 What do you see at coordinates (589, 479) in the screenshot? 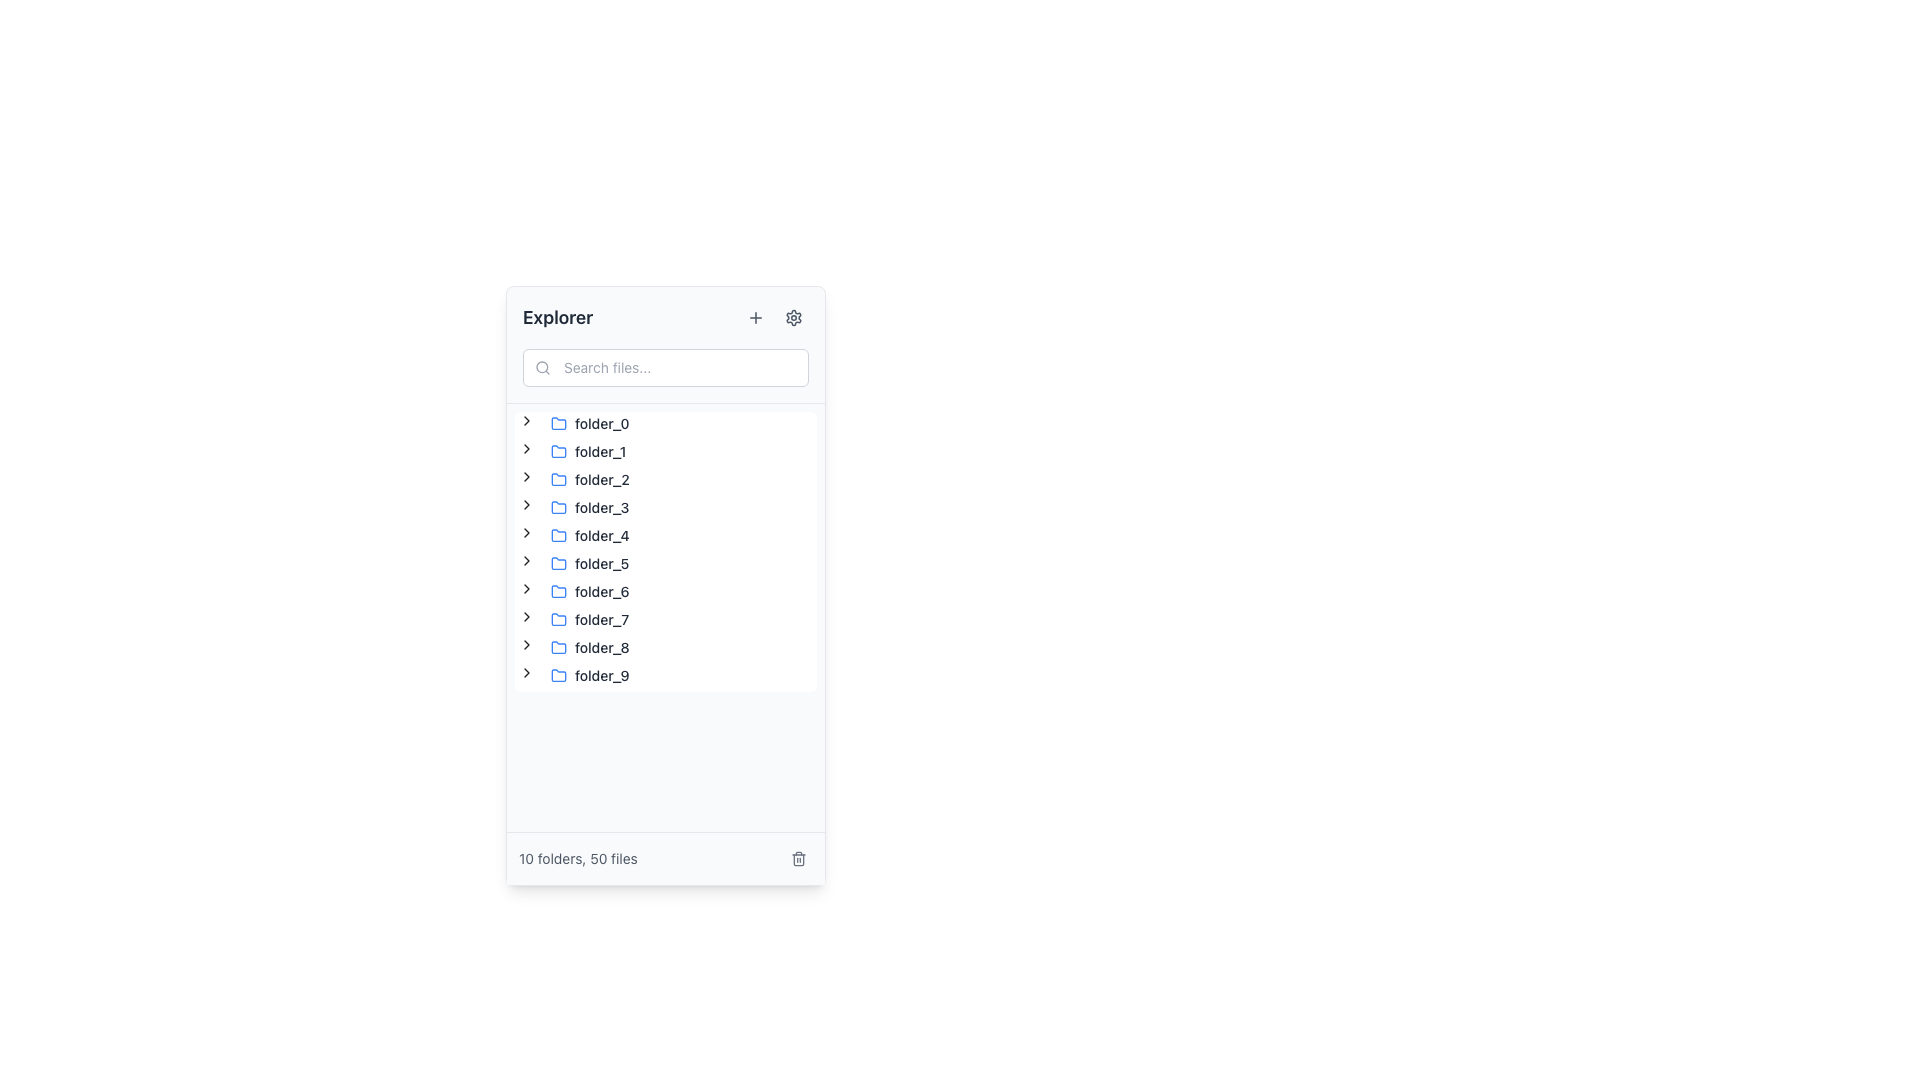
I see `the third folder item in the tree structure located in the left-side menu` at bounding box center [589, 479].